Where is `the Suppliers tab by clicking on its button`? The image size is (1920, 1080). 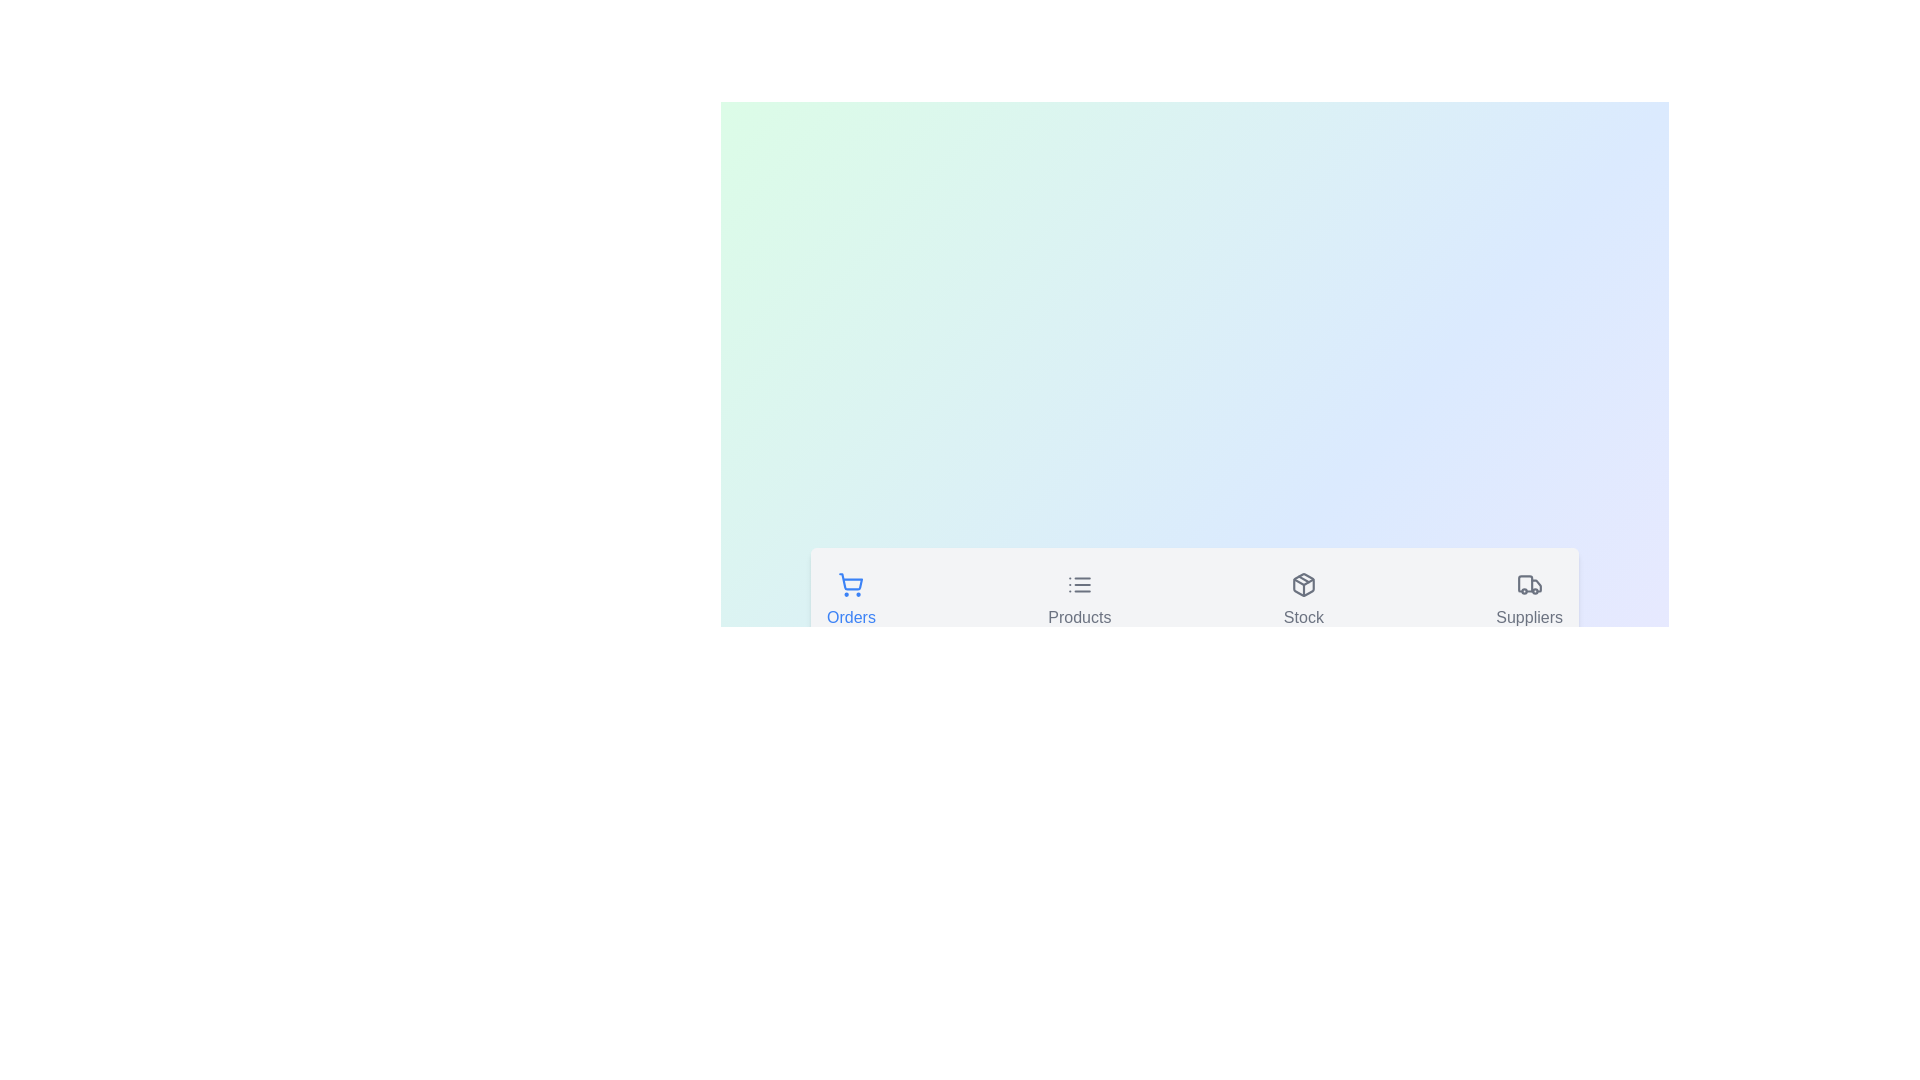
the Suppliers tab by clicking on its button is located at coordinates (1528, 601).